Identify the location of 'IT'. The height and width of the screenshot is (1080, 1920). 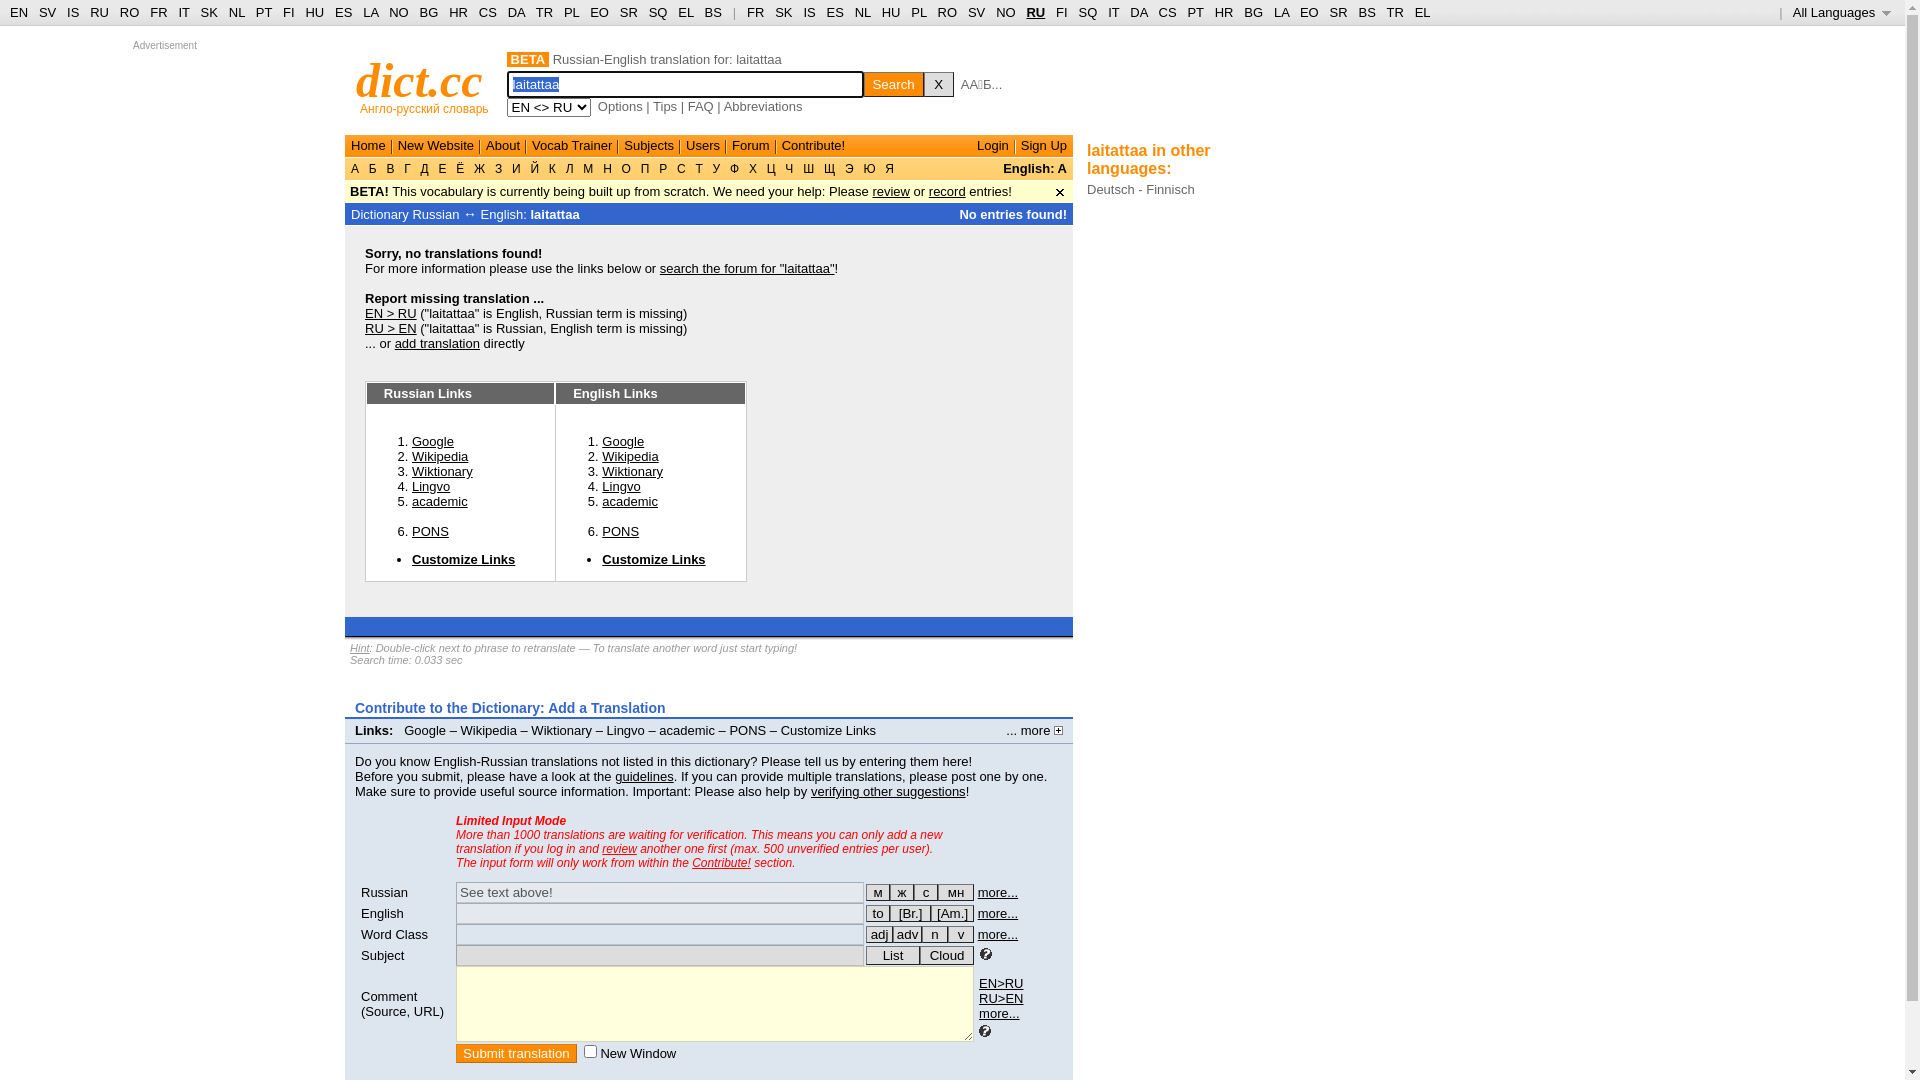
(183, 12).